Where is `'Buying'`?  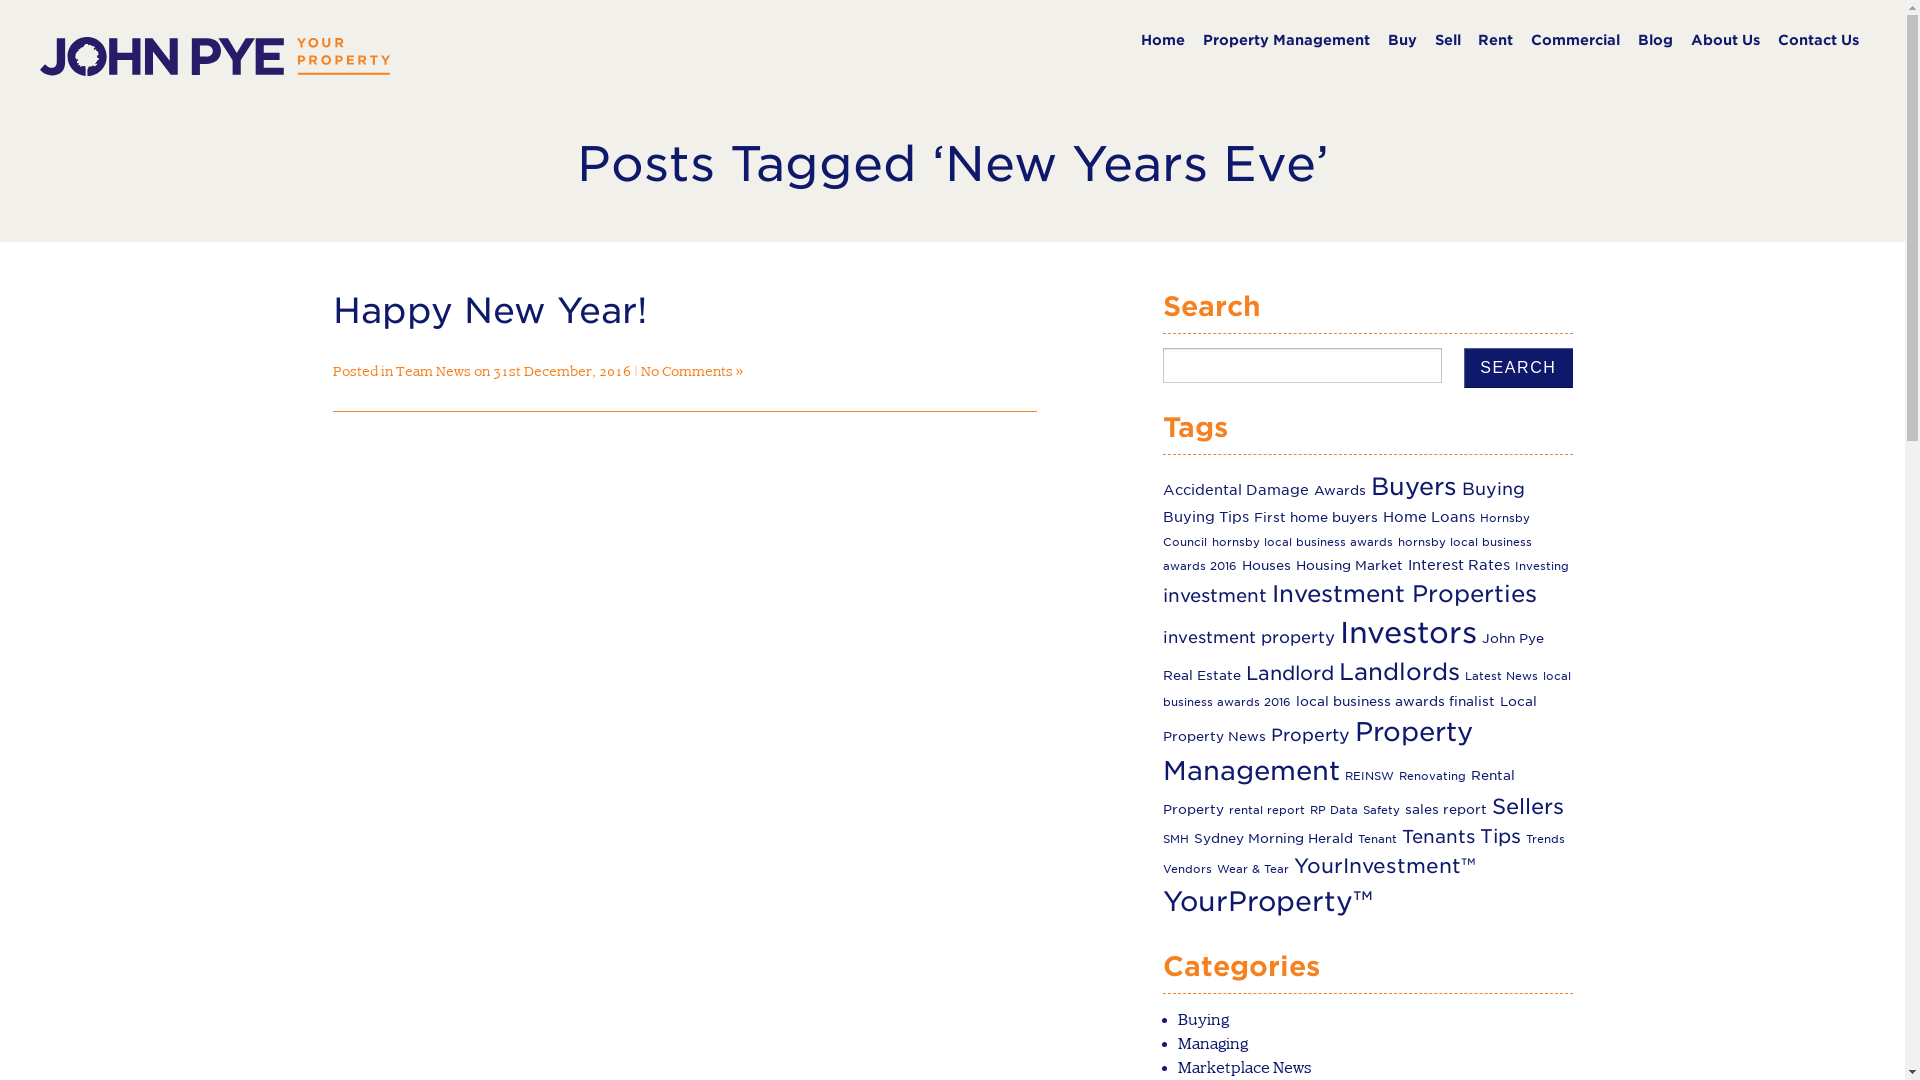
'Buying' is located at coordinates (1177, 1019).